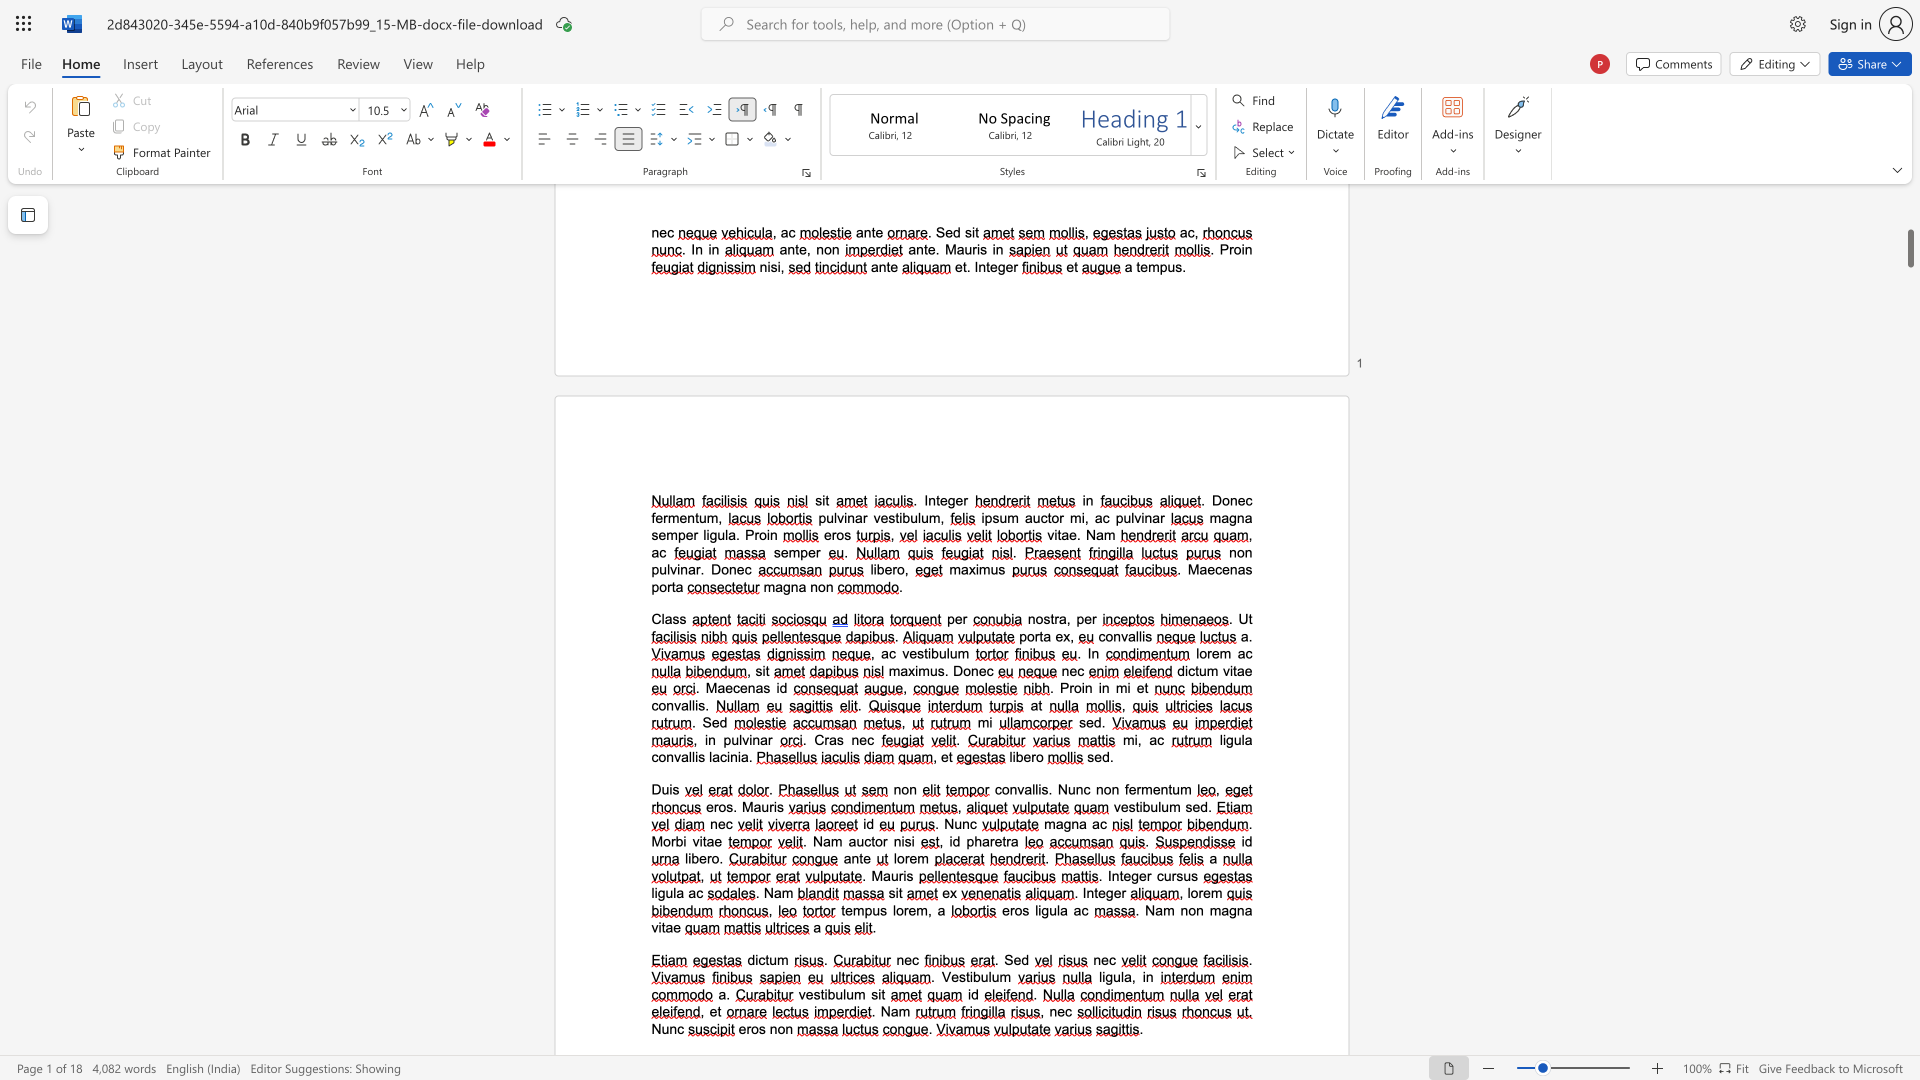  I want to click on the 1th character "g" in the text, so click(1066, 824).